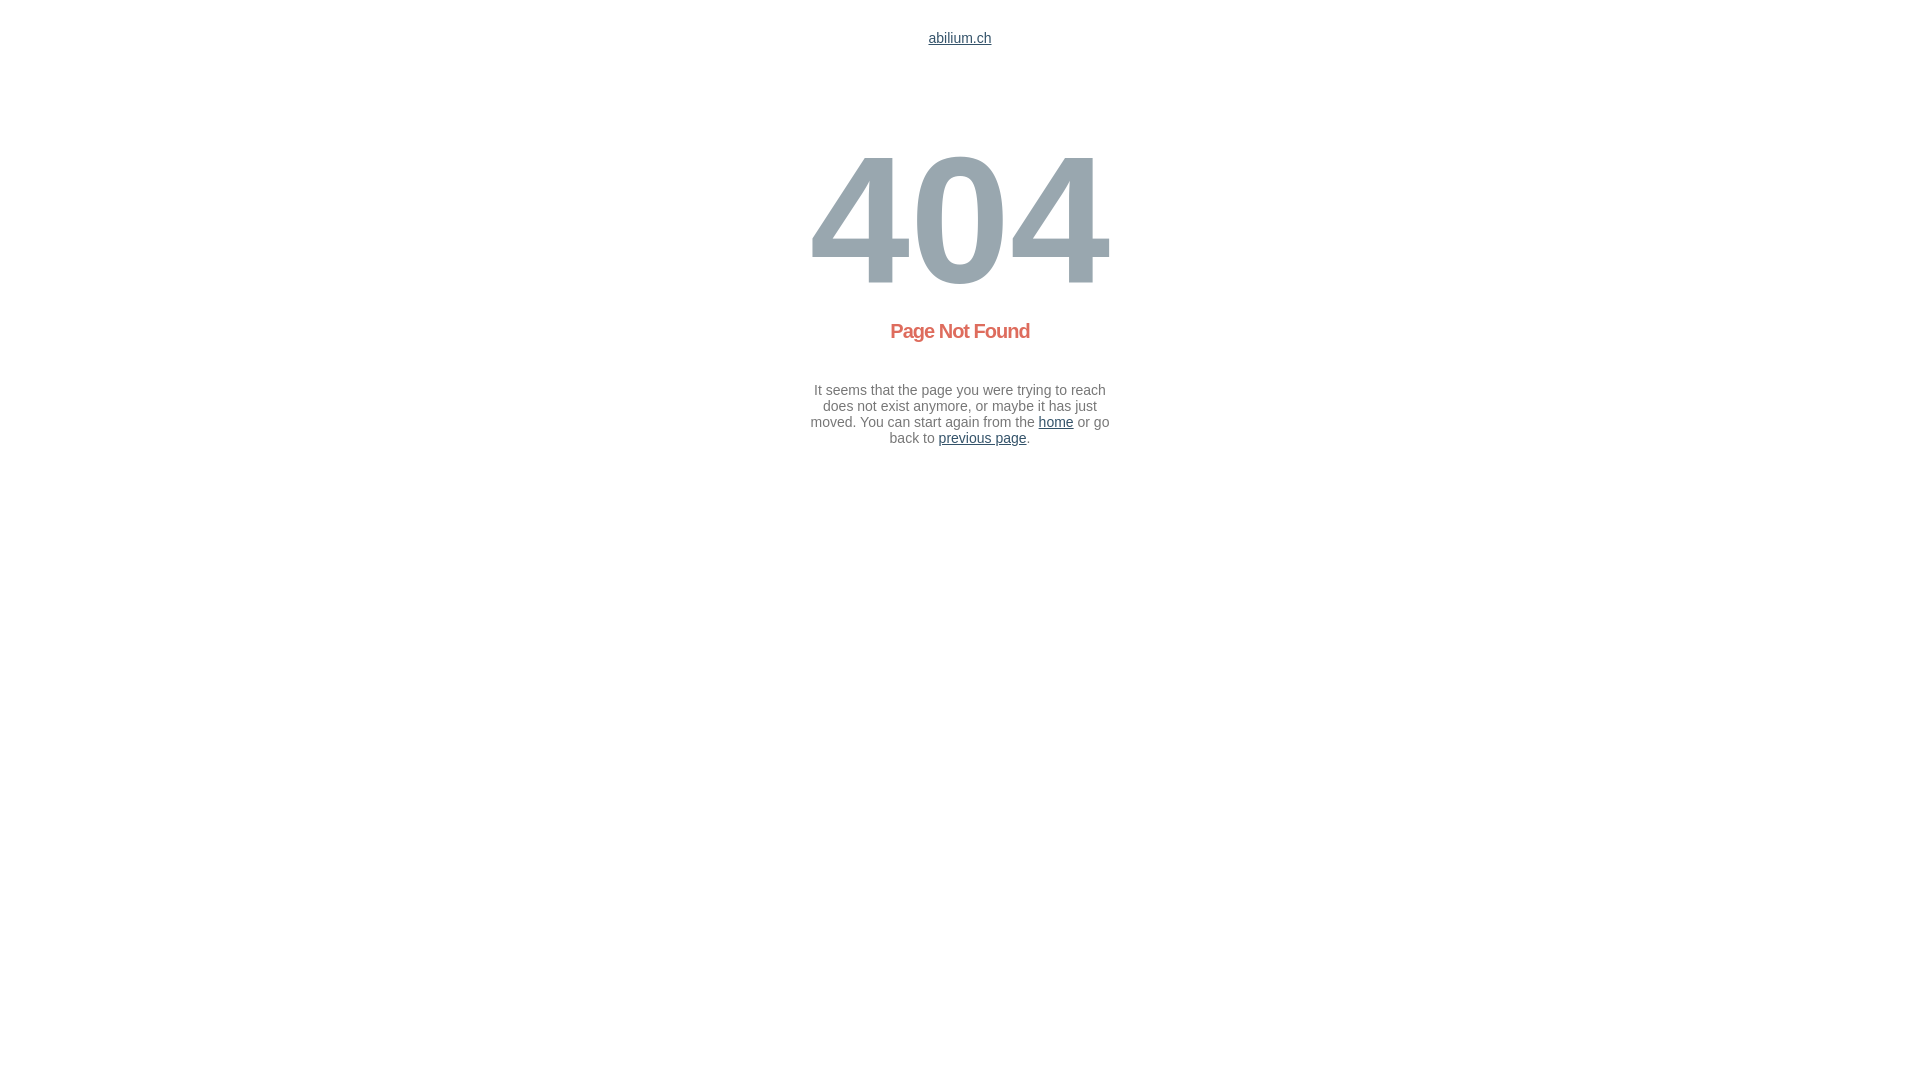  What do you see at coordinates (1038, 420) in the screenshot?
I see `'home'` at bounding box center [1038, 420].